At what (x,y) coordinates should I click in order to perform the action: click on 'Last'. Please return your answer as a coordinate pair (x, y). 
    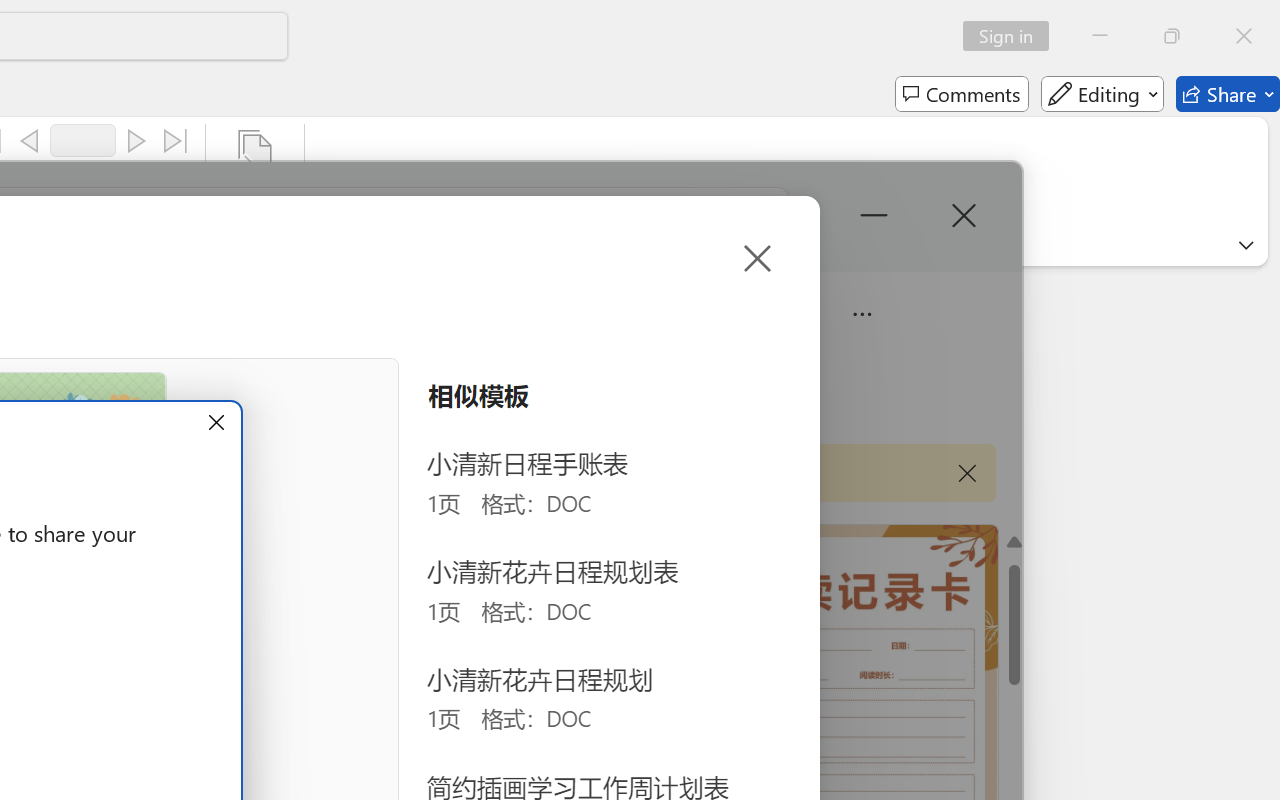
    Looking at the image, I should click on (176, 141).